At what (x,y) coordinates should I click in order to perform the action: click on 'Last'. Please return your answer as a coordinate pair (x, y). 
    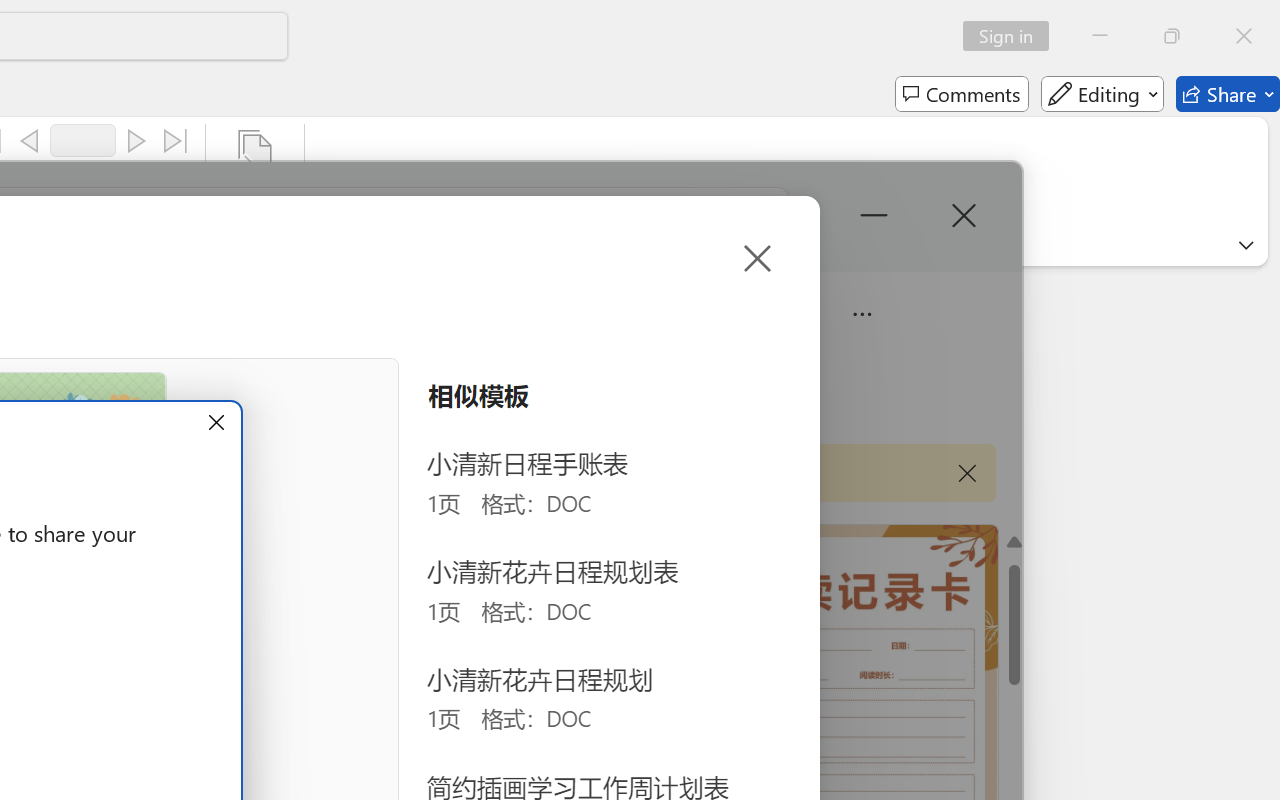
    Looking at the image, I should click on (176, 141).